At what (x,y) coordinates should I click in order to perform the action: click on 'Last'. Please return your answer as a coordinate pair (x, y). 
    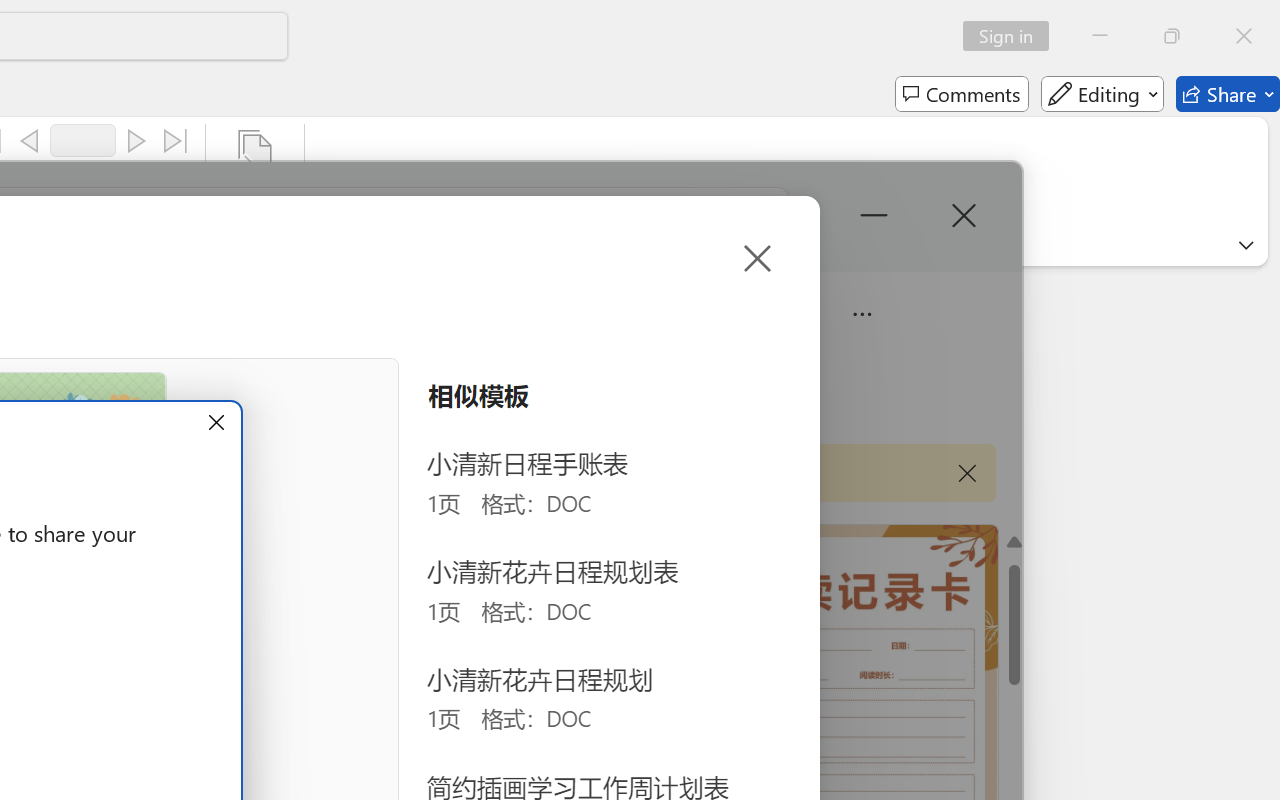
    Looking at the image, I should click on (176, 141).